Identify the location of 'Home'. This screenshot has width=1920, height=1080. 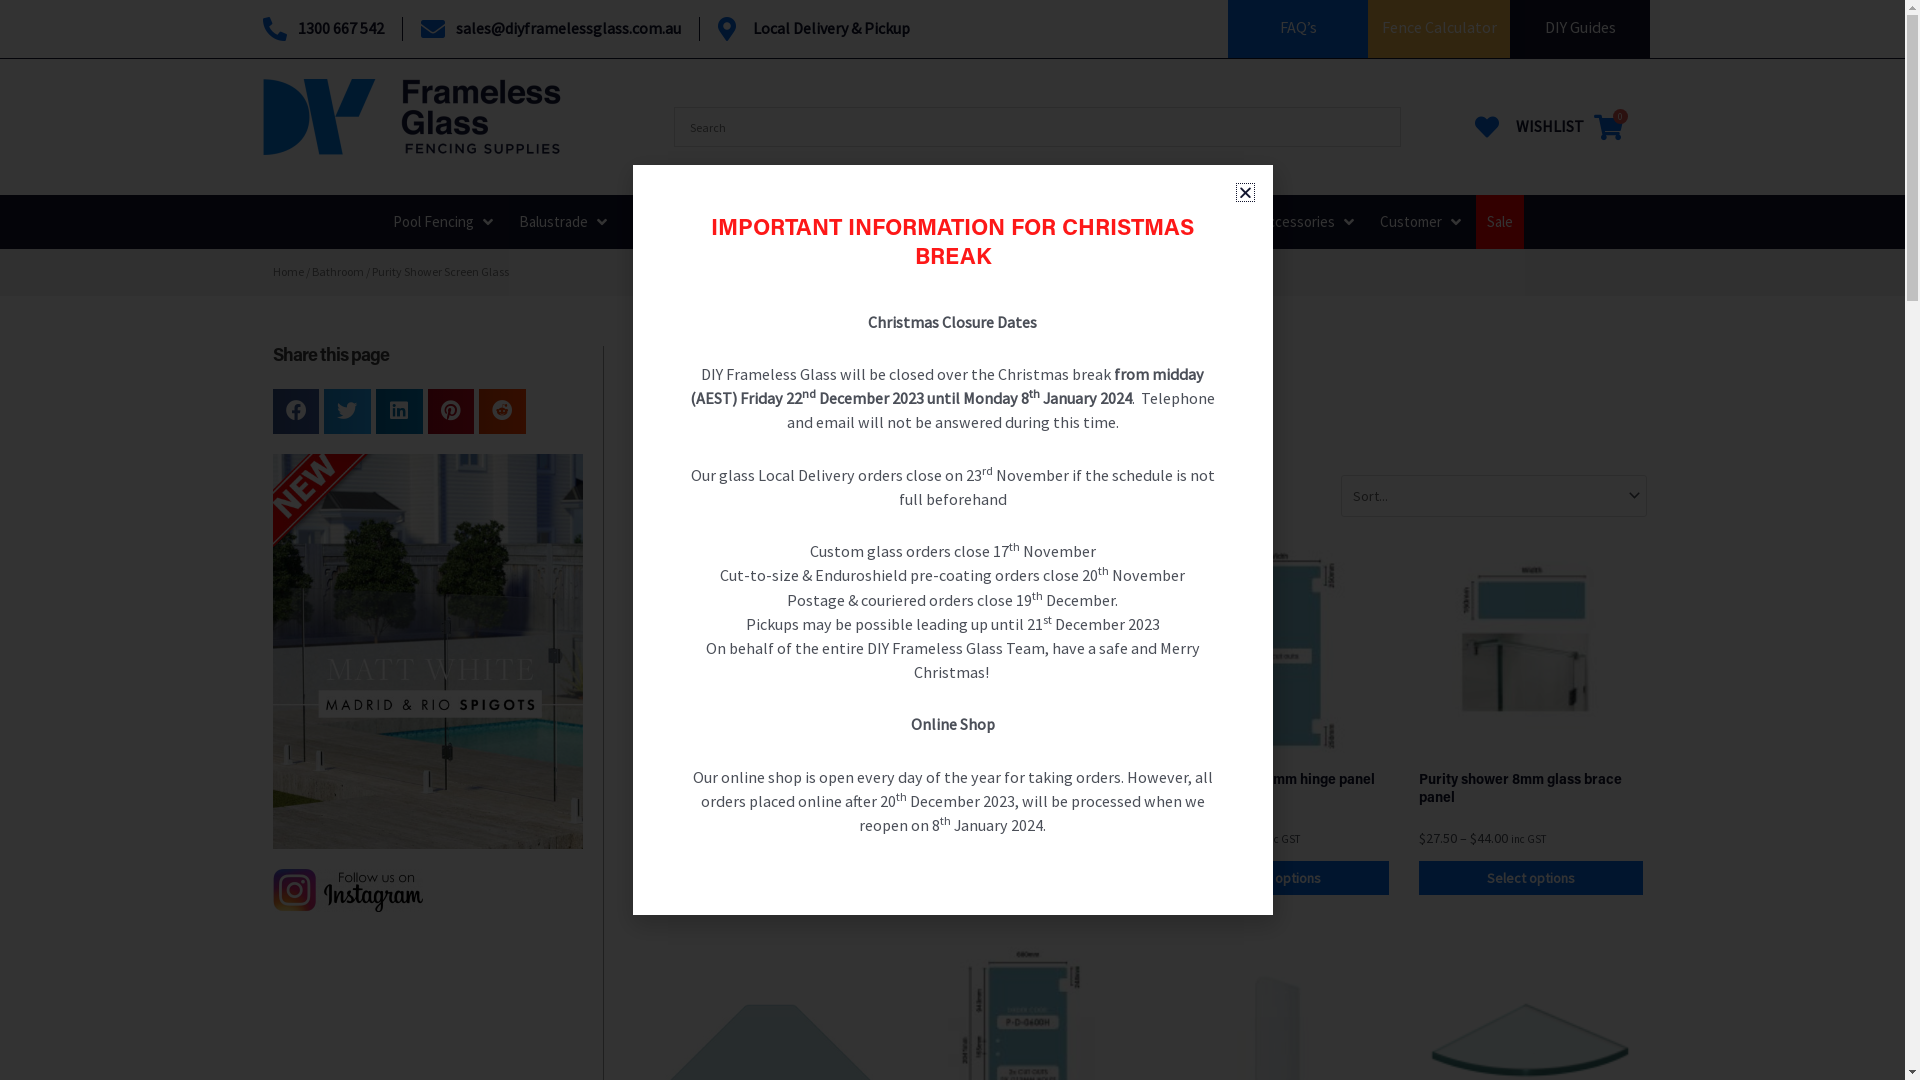
(271, 271).